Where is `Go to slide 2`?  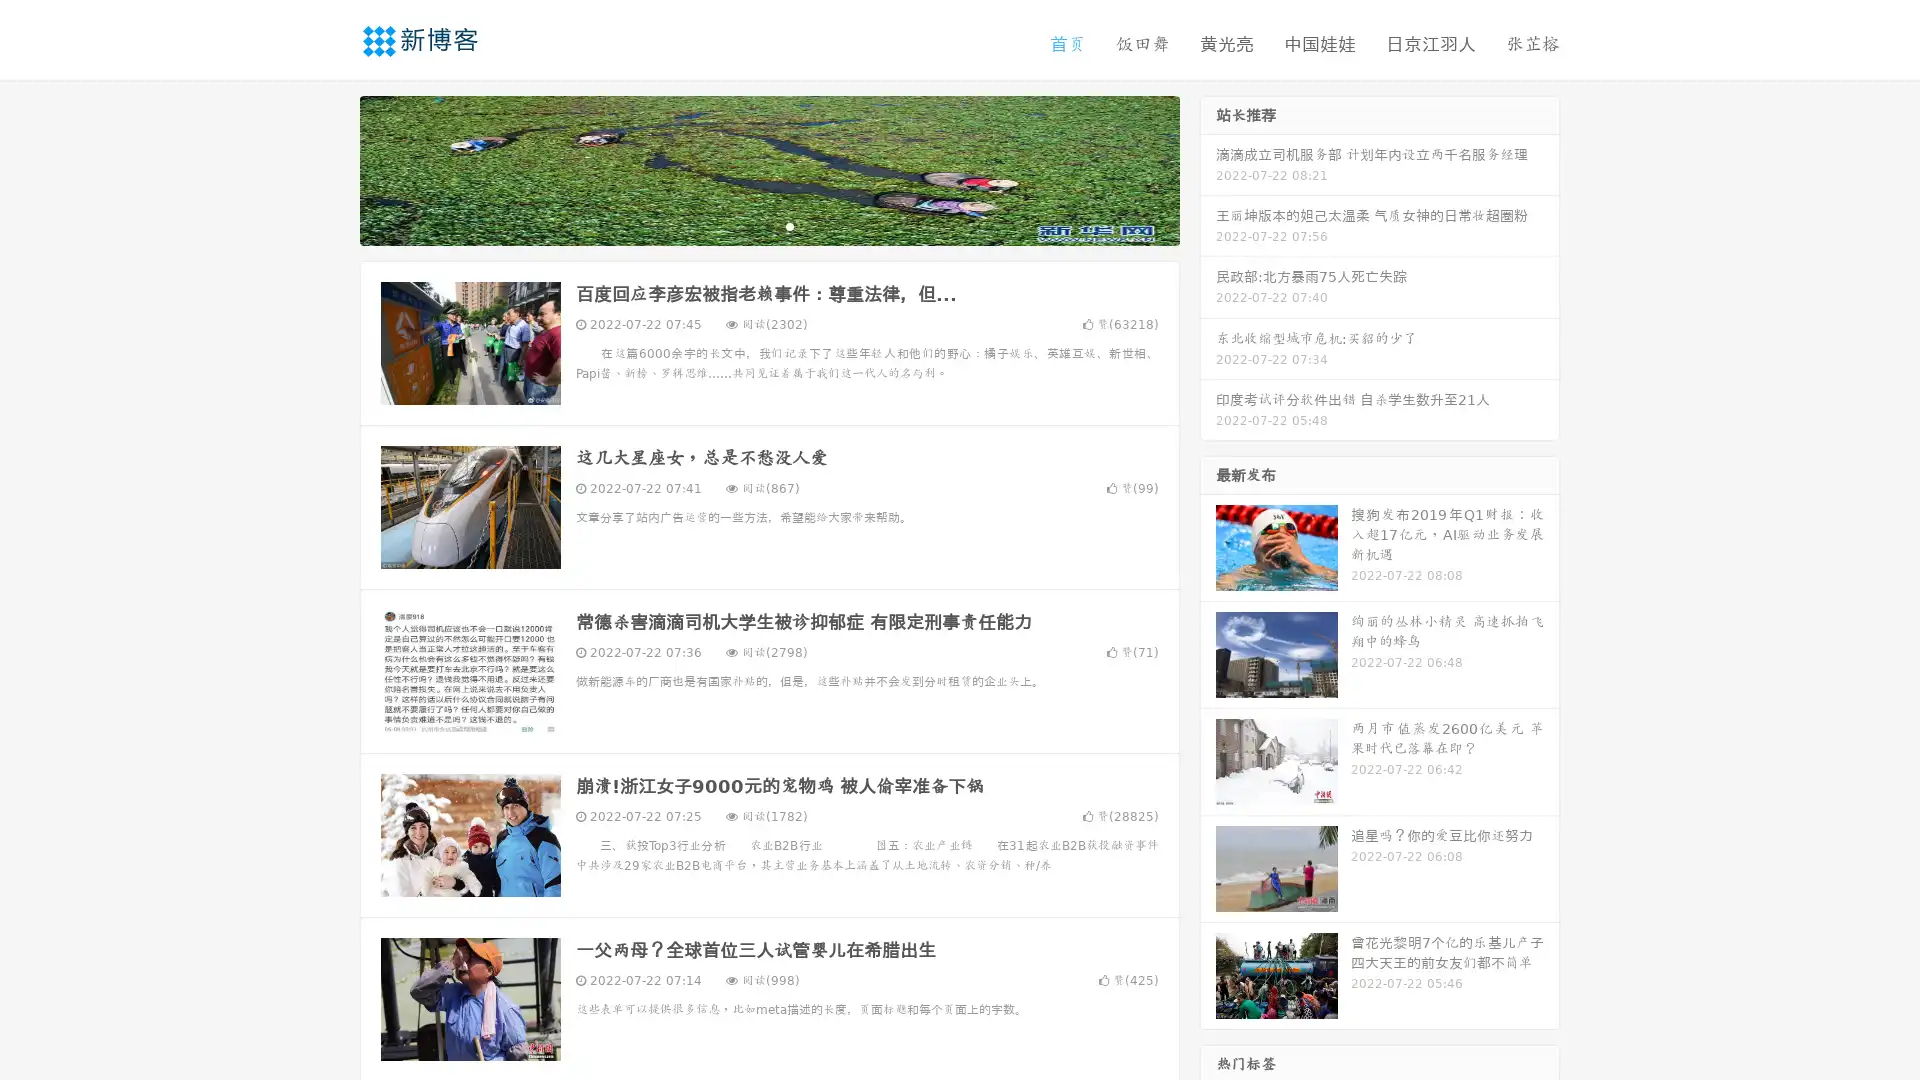 Go to slide 2 is located at coordinates (768, 225).